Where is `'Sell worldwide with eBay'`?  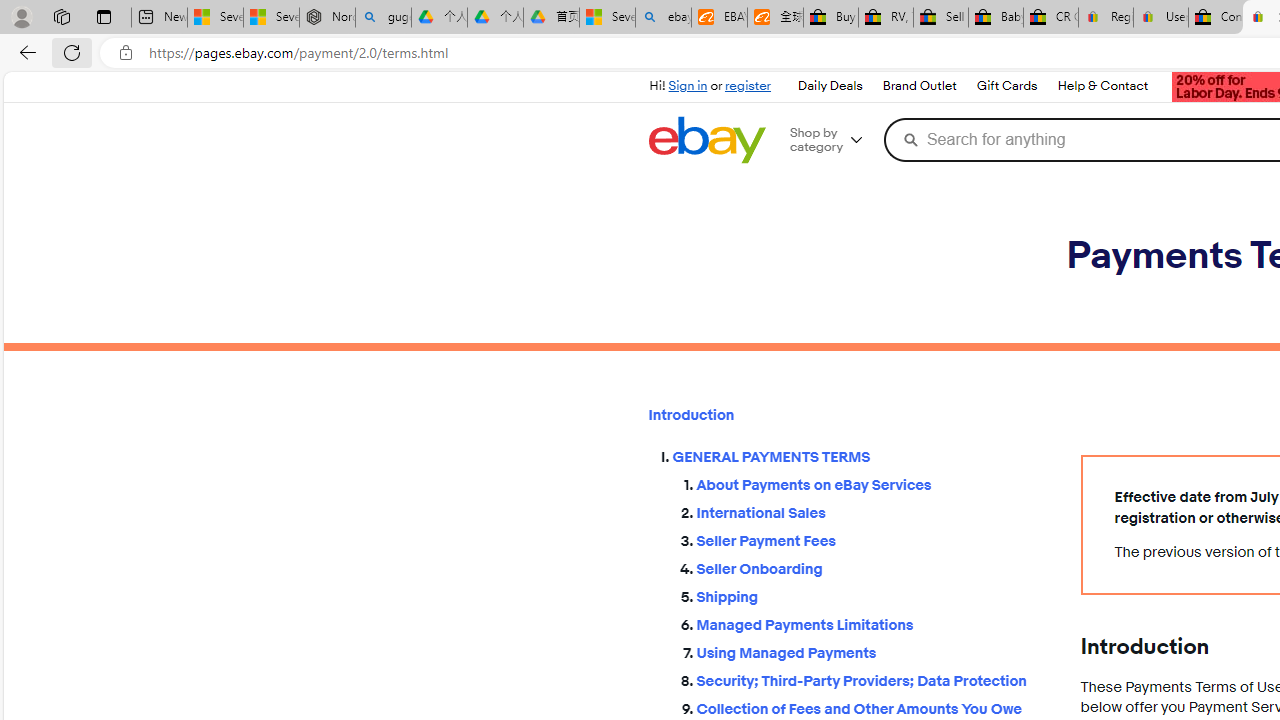 'Sell worldwide with eBay' is located at coordinates (939, 17).